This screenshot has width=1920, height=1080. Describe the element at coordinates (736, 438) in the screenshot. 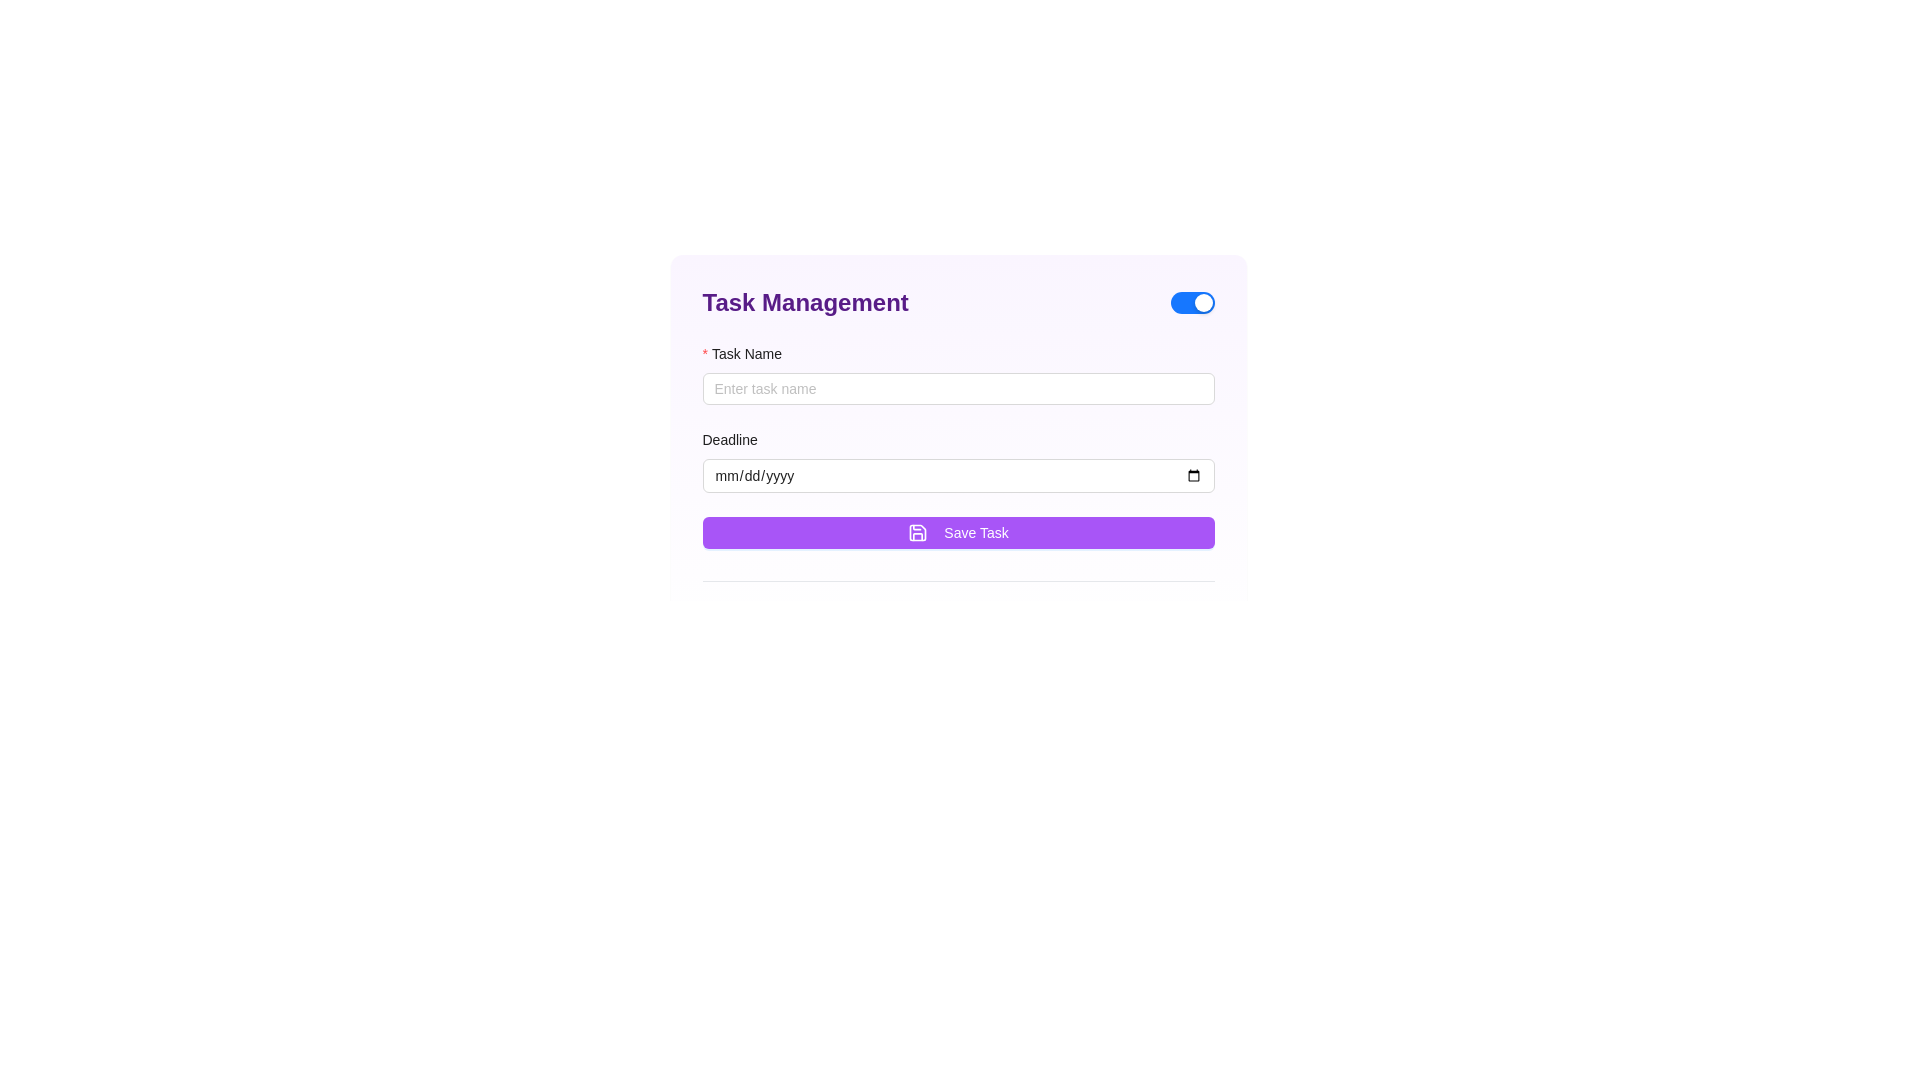

I see `the 'Deadline' label, which is positioned above the date input field and aligned left within the form` at that location.